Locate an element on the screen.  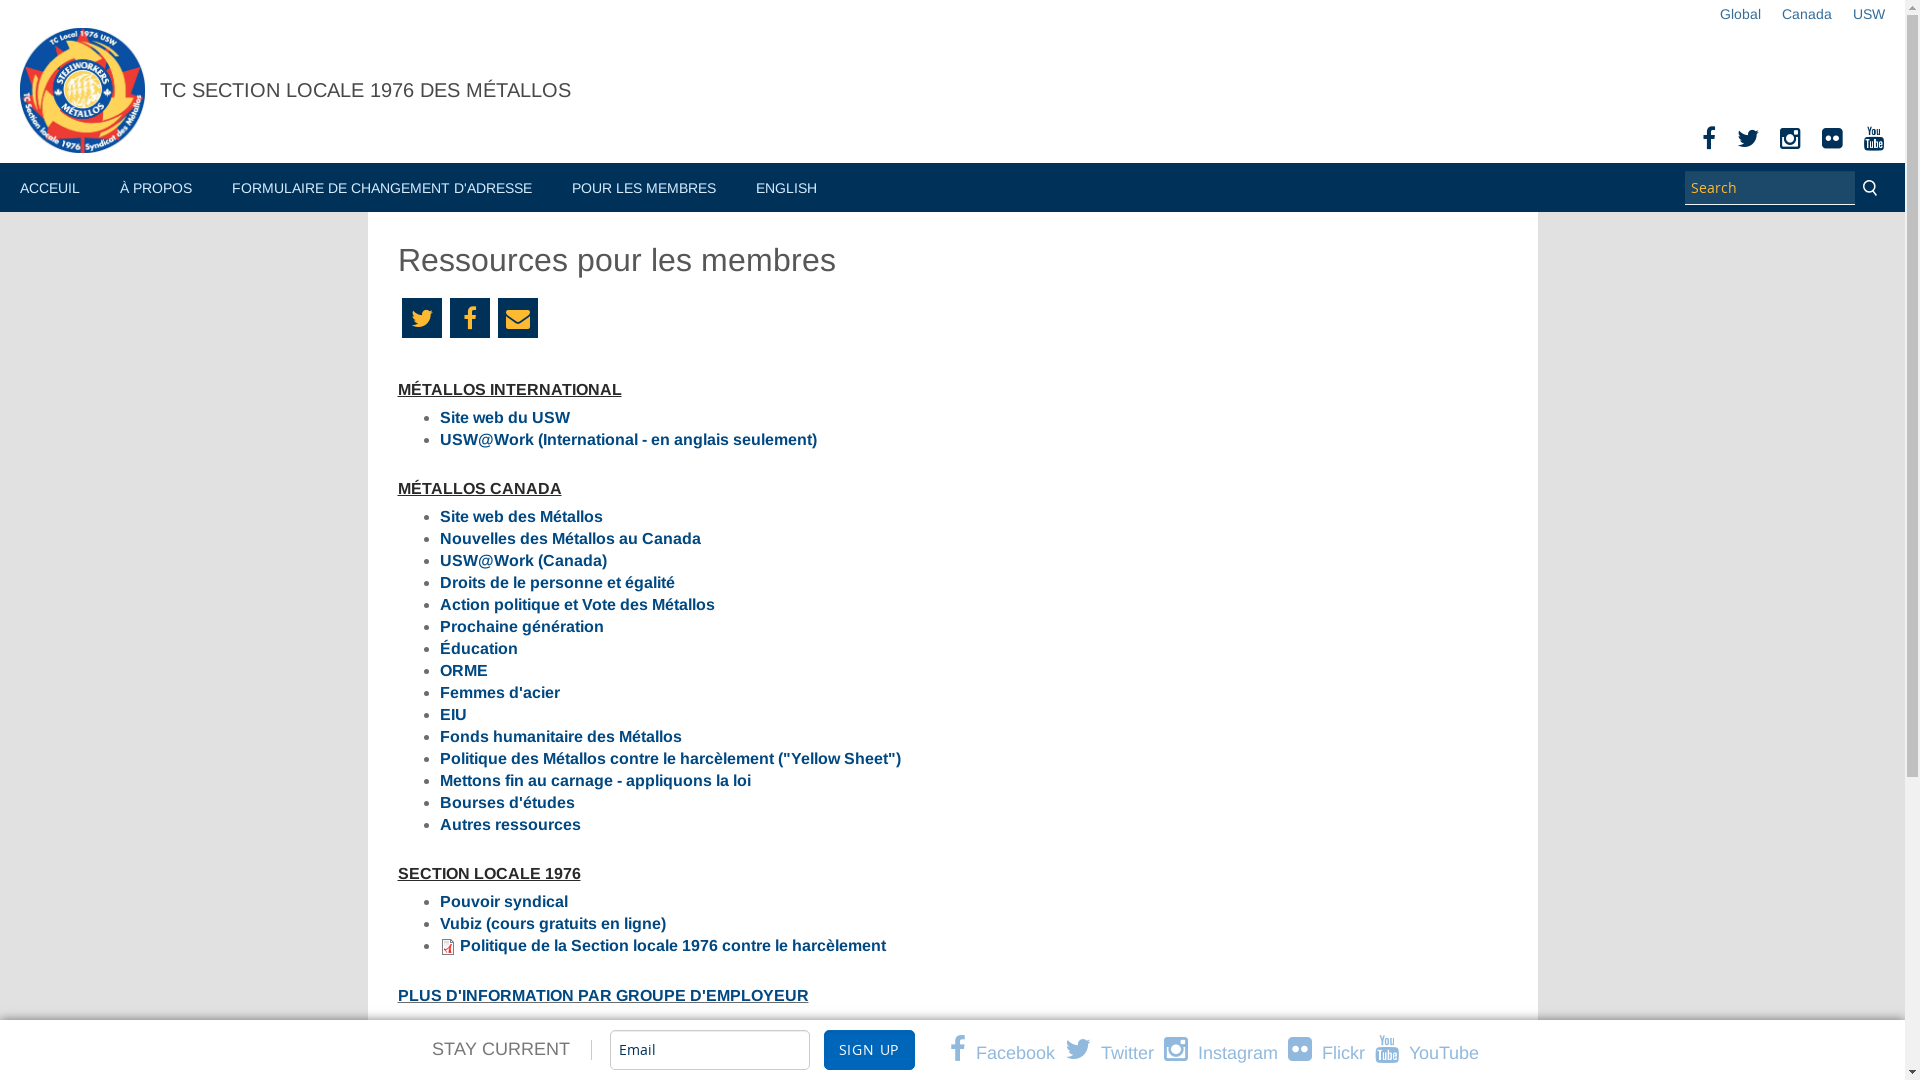
'Vubiz (cours gratuits en ligne)' is located at coordinates (552, 923).